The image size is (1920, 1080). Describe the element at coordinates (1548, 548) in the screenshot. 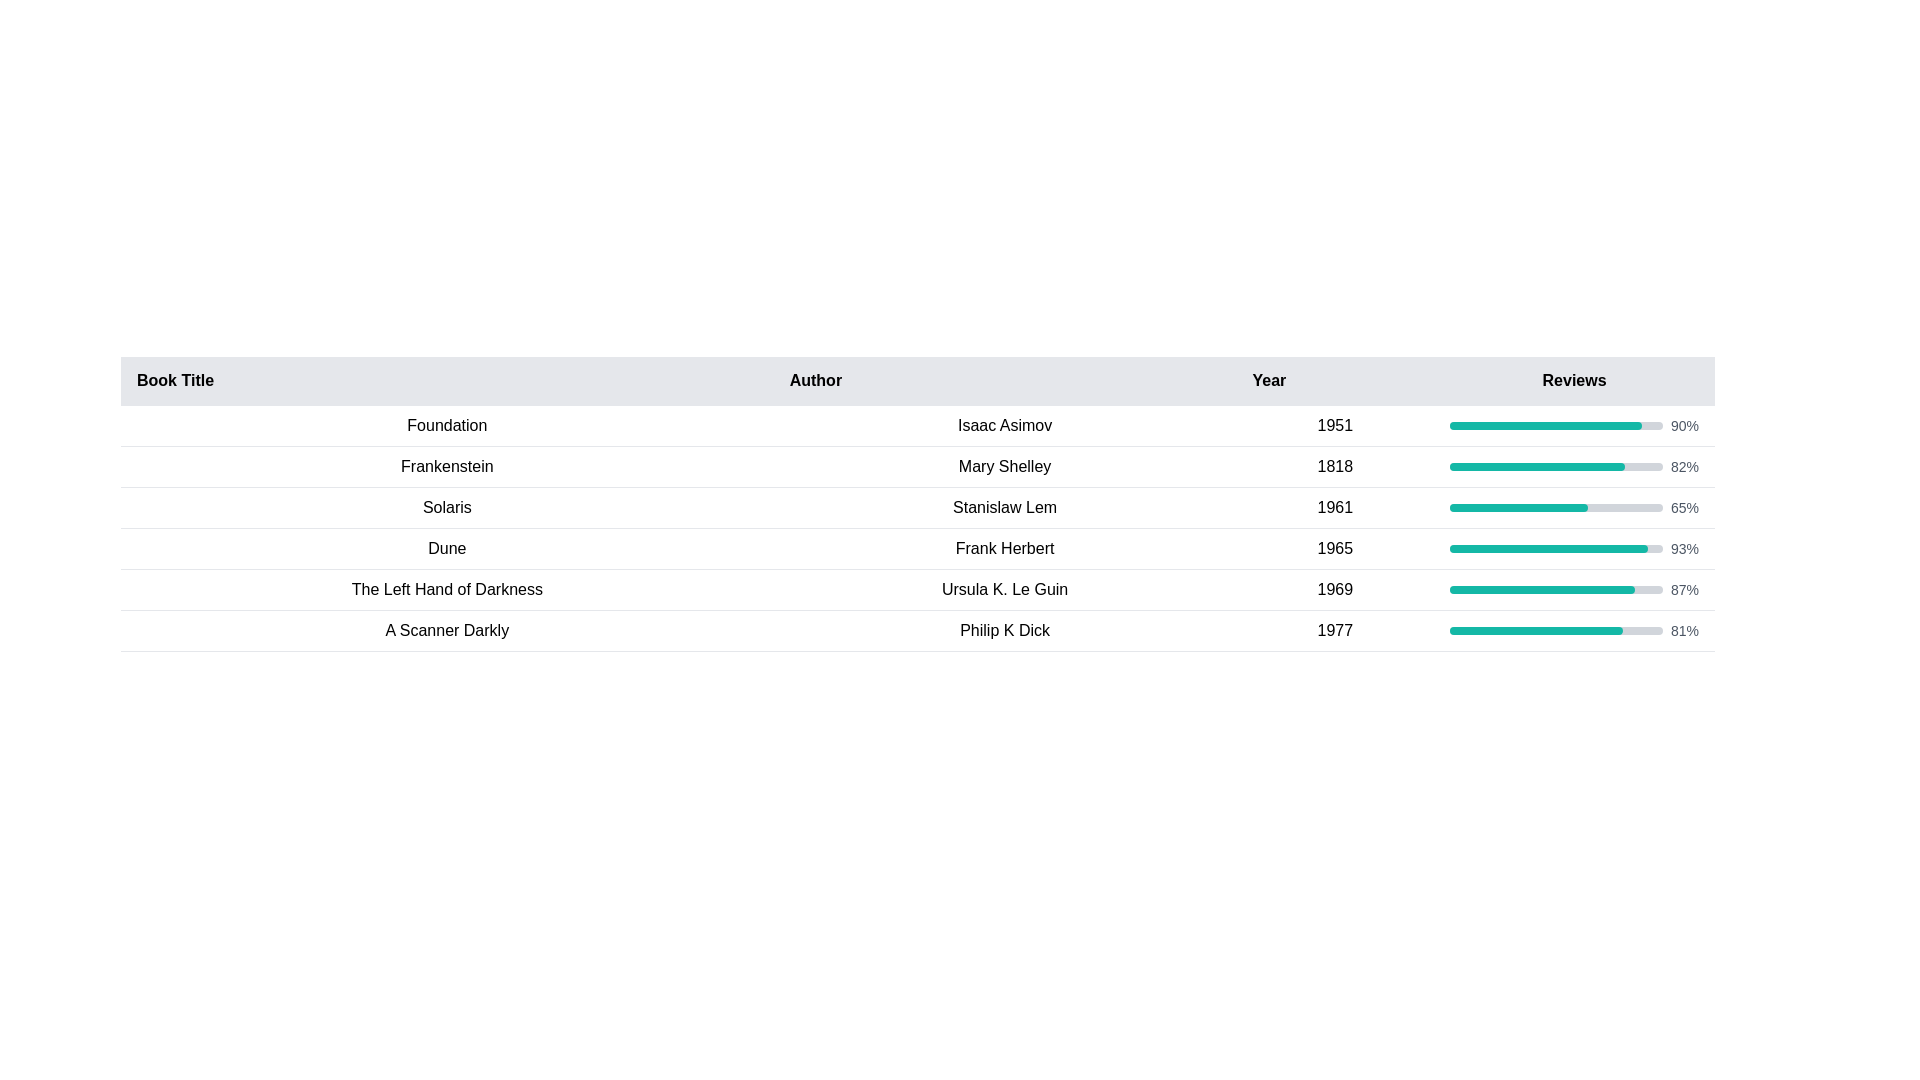

I see `the teal progress bar located in the fourth row of the tabular layout under the 'Reviews' column` at that location.